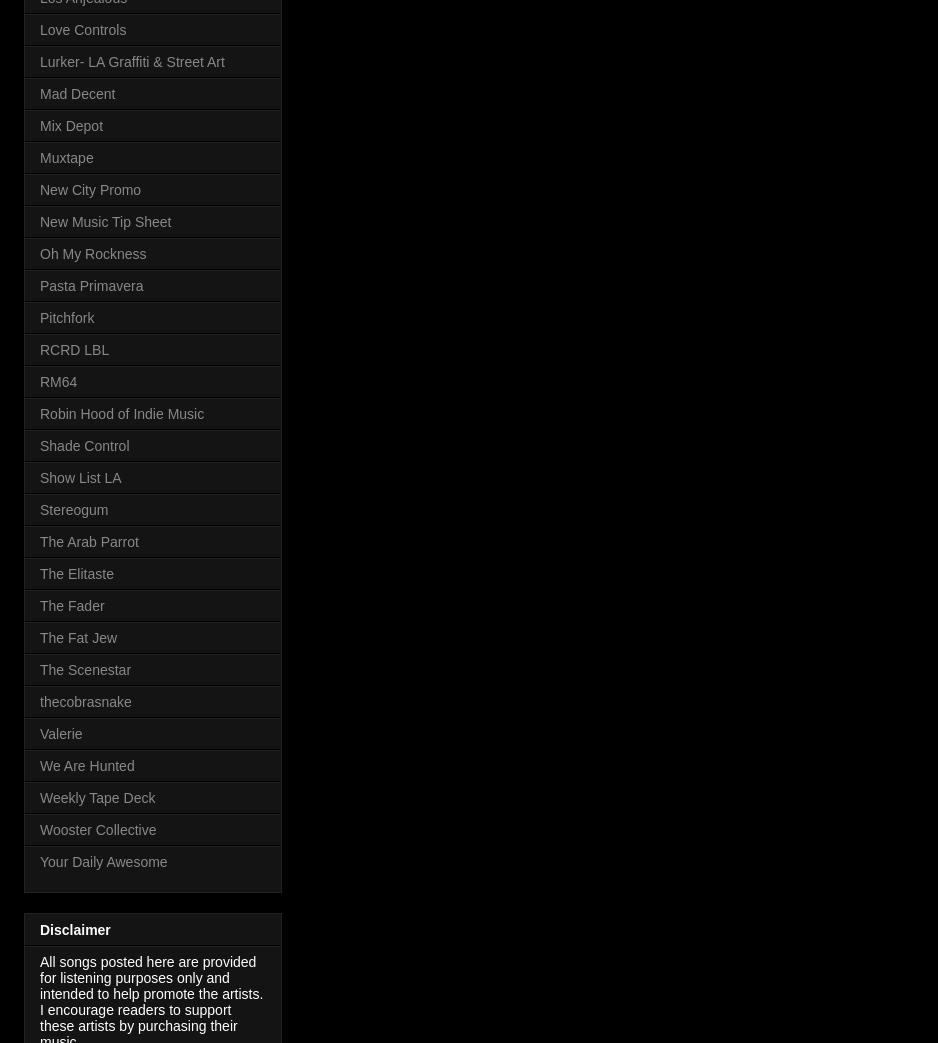  What do you see at coordinates (92, 253) in the screenshot?
I see `'Oh My Rockness'` at bounding box center [92, 253].